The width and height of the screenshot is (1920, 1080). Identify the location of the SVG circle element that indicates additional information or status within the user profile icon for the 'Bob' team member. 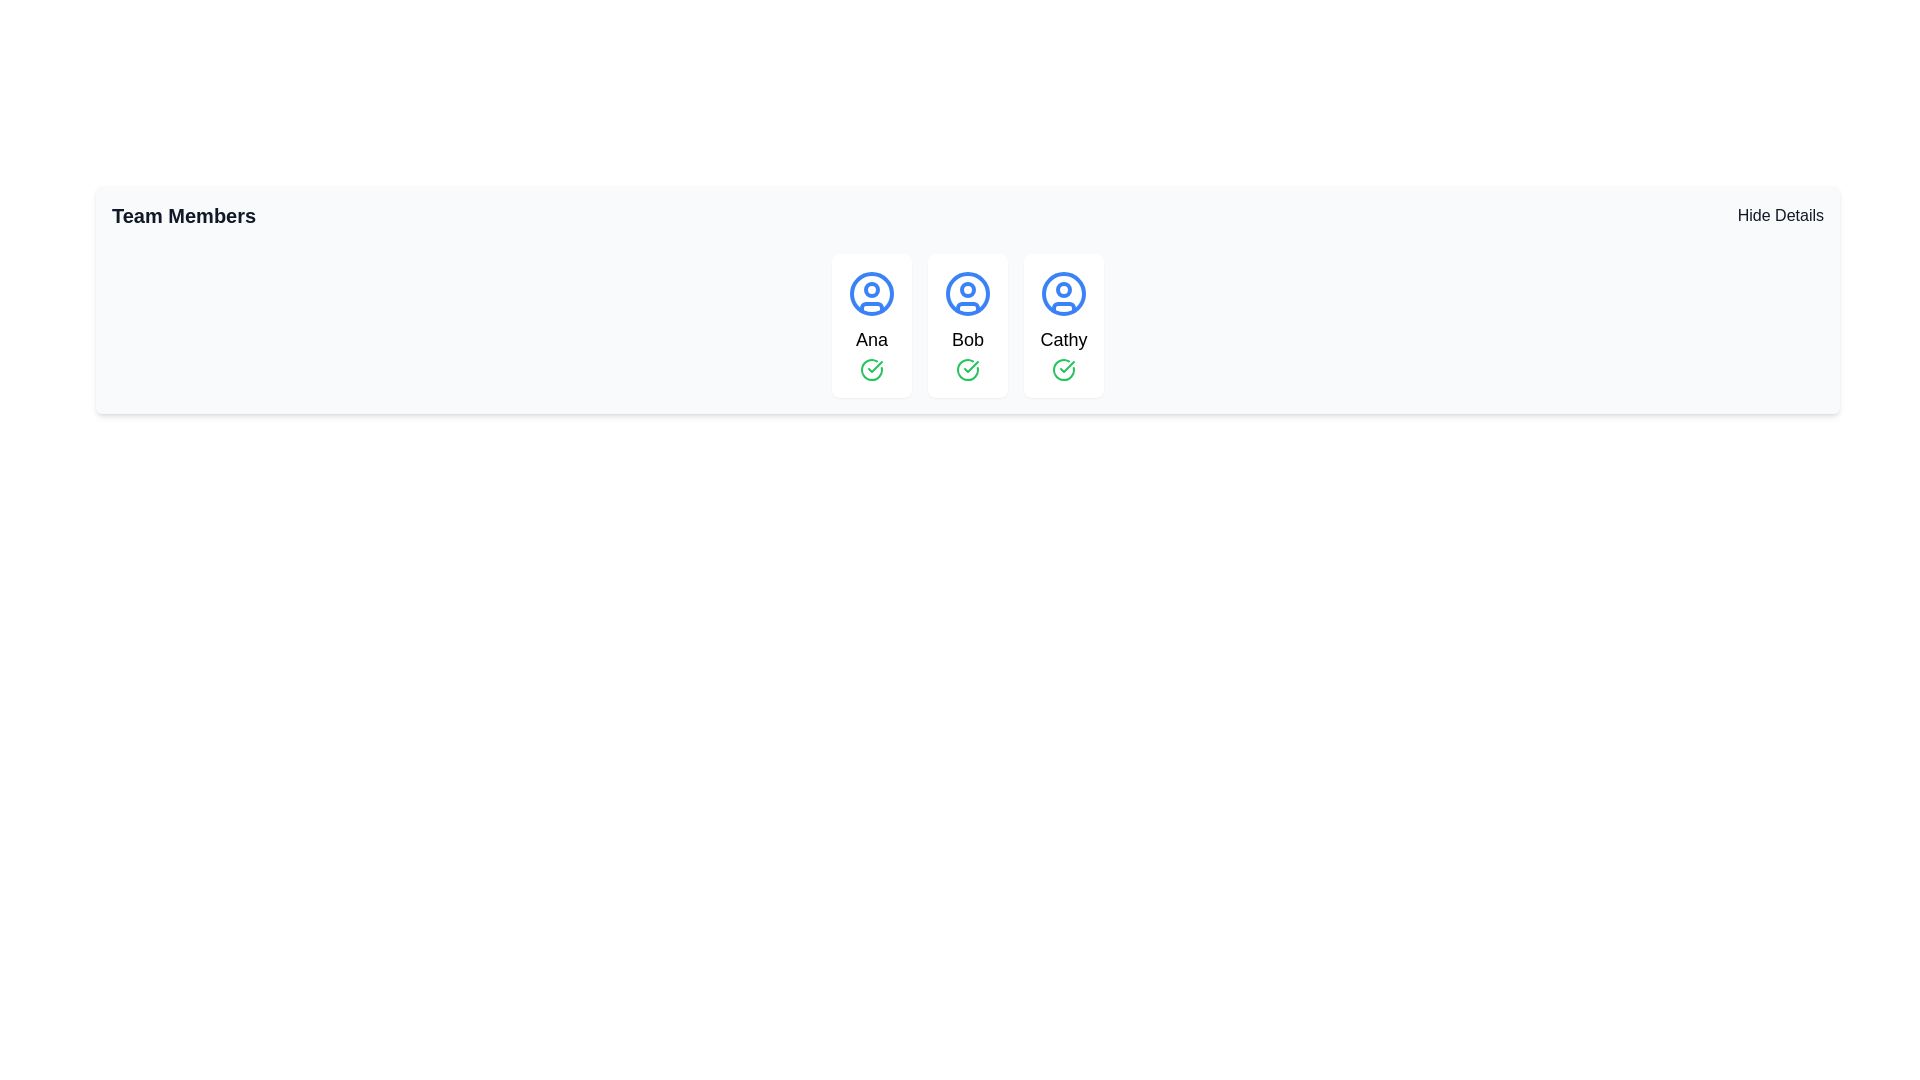
(968, 289).